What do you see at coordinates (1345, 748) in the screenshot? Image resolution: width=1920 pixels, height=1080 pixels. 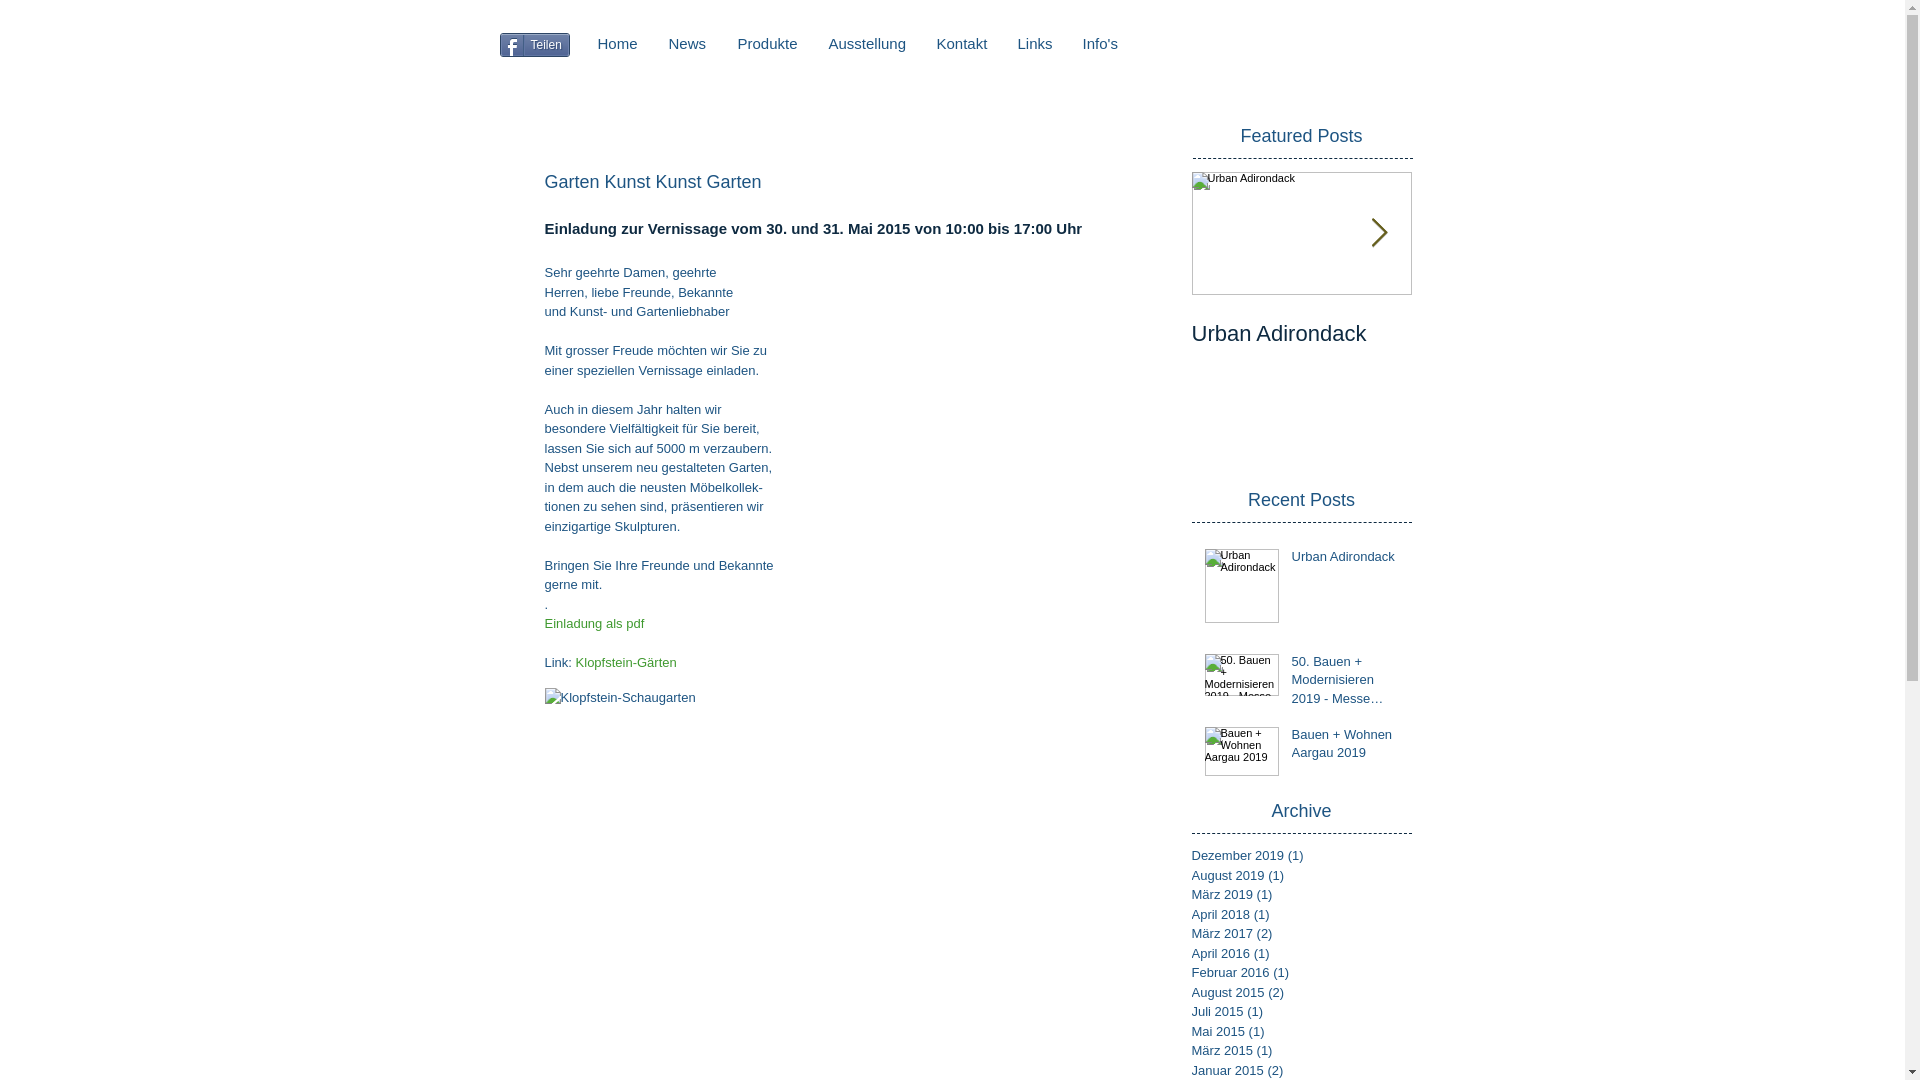 I see `'Bauen + Wohnen Aargau 2019'` at bounding box center [1345, 748].